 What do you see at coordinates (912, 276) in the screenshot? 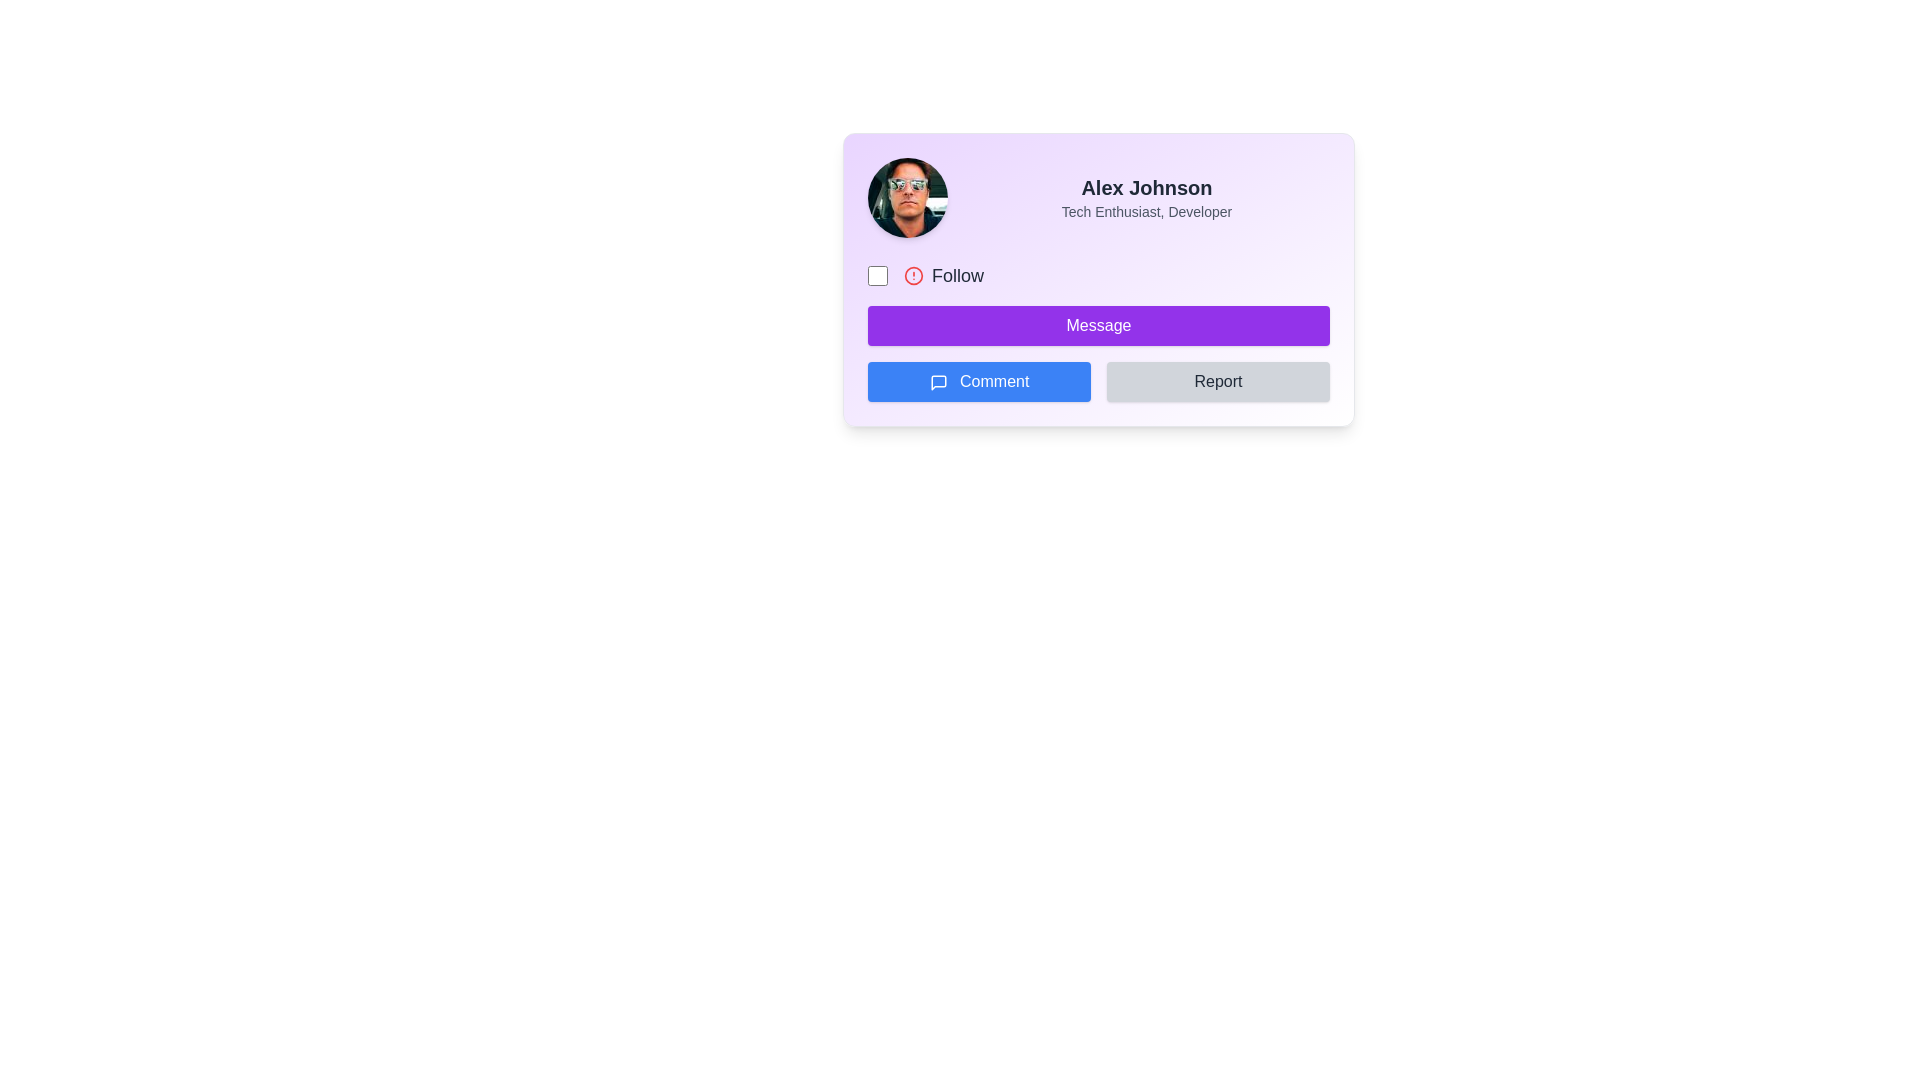
I see `the visual indicator icon located to the left of the 'Follow' text, which serves as an attention-drawing element suggesting urgency` at bounding box center [912, 276].